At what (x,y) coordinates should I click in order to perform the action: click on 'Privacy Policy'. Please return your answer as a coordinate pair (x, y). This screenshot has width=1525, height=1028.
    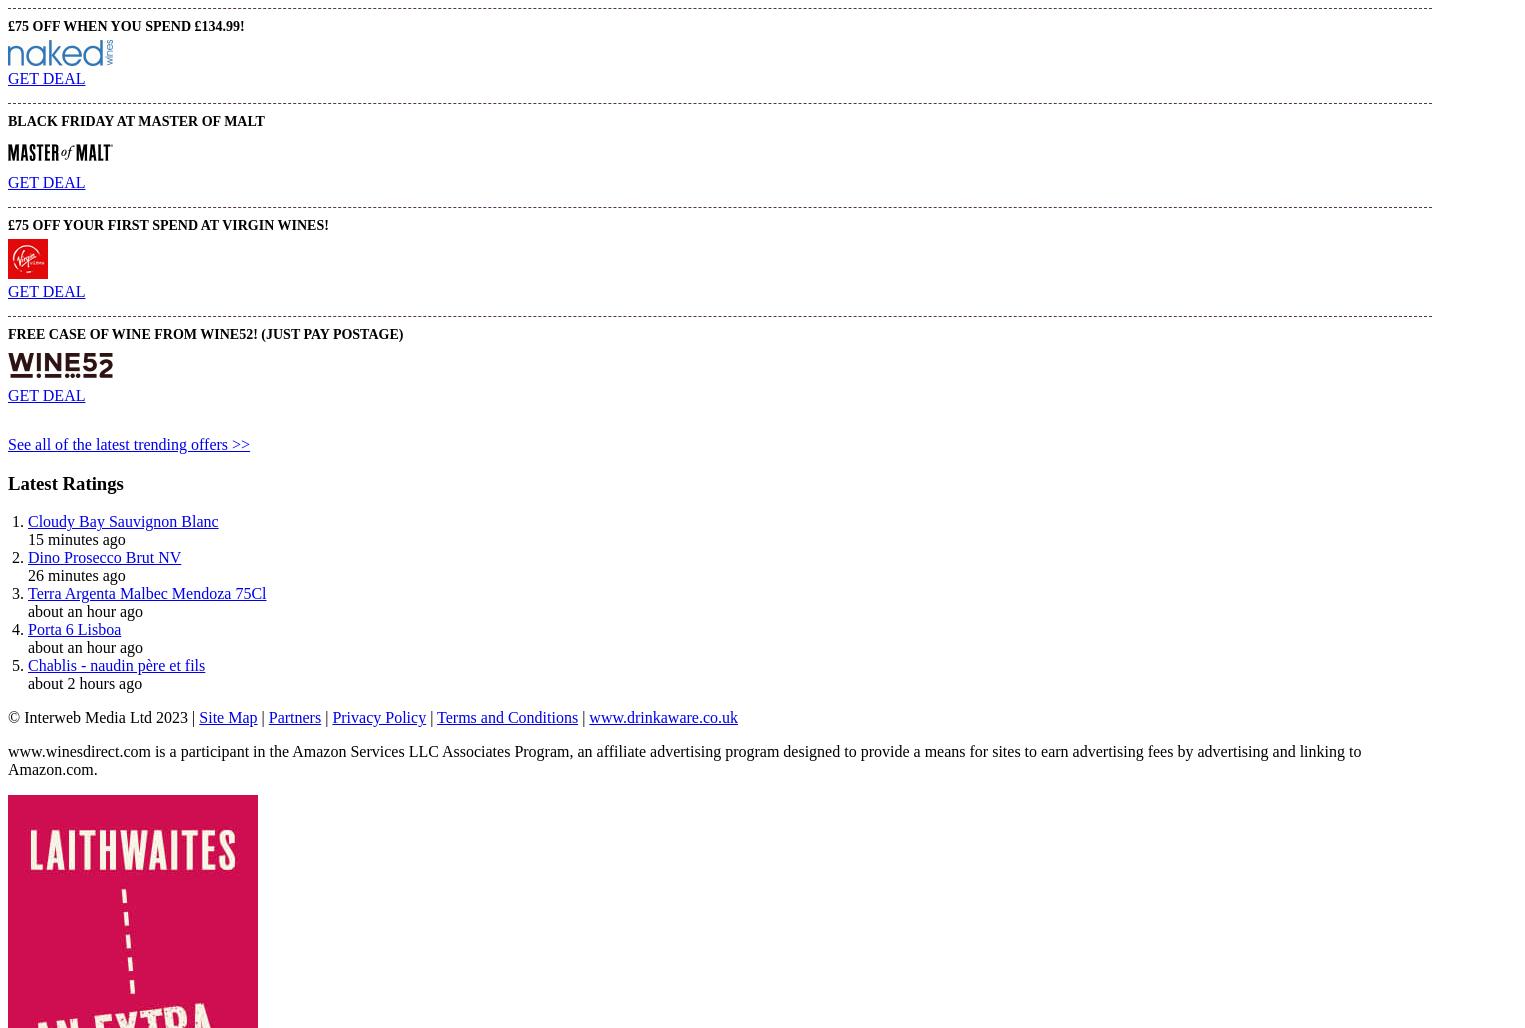
    Looking at the image, I should click on (377, 716).